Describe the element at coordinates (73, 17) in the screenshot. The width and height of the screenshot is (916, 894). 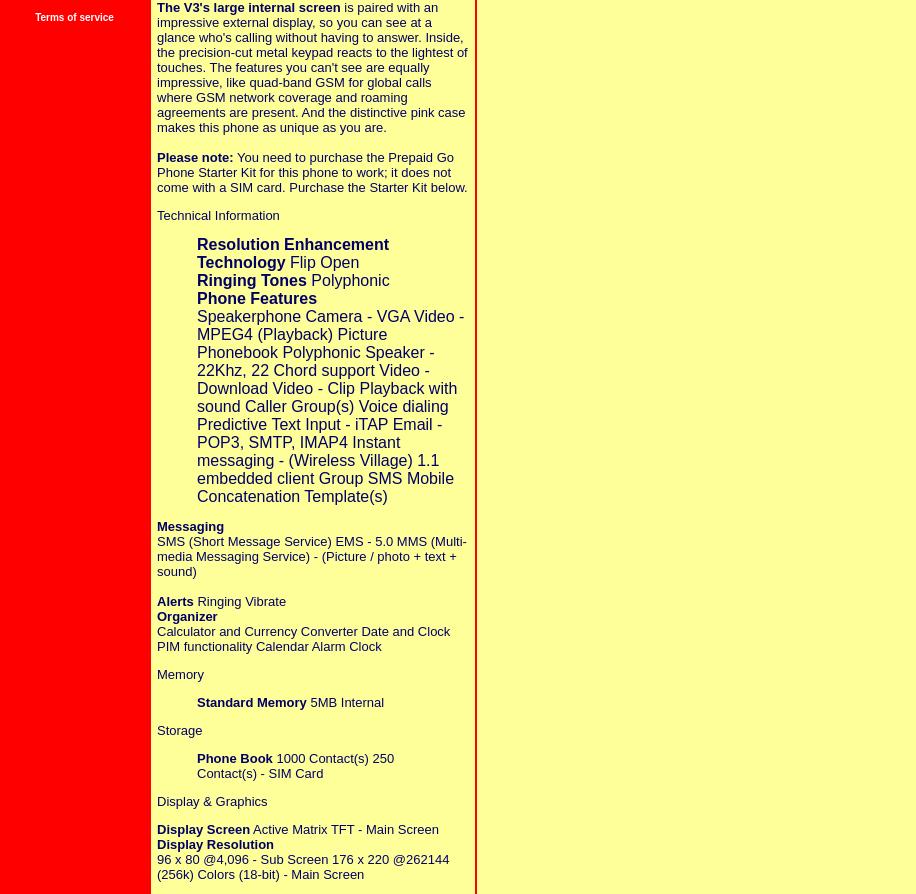
I see `'Terms of service'` at that location.